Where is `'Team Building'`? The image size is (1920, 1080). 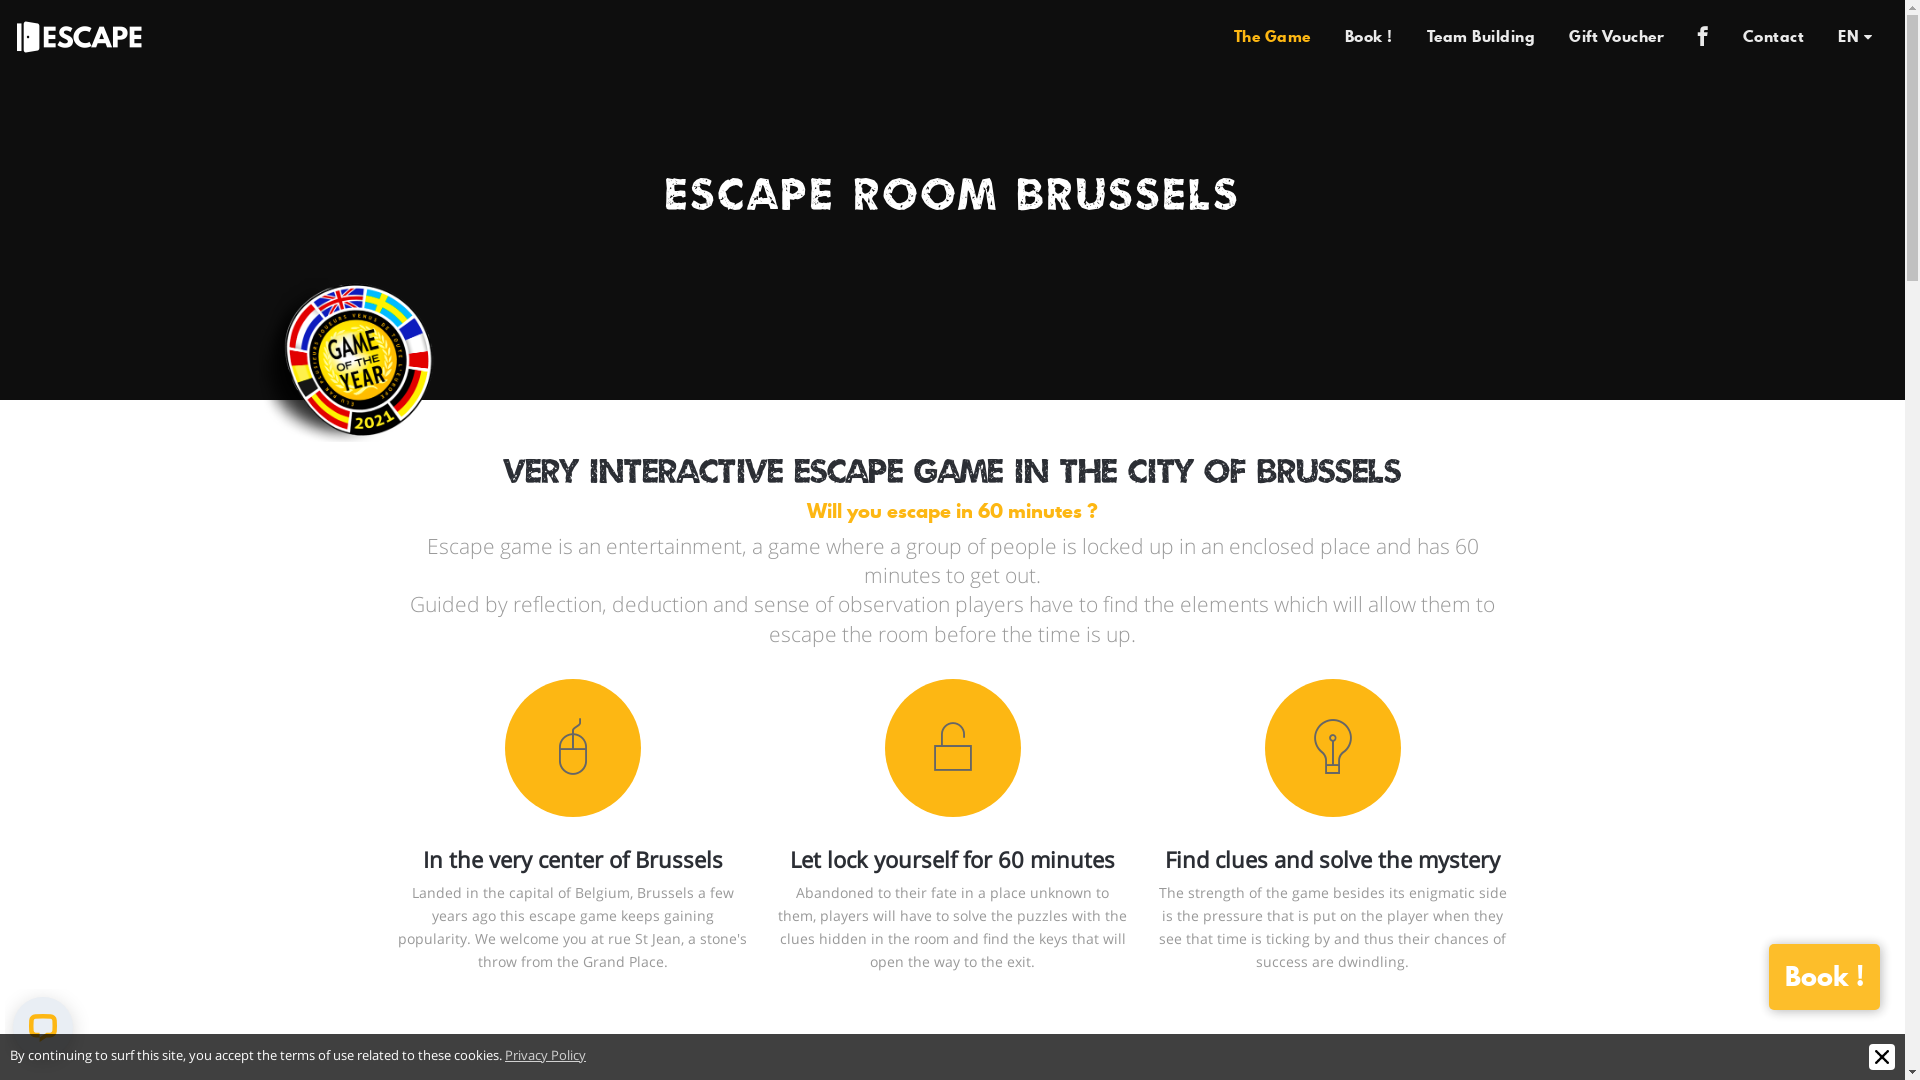
'Team Building' is located at coordinates (1410, 35).